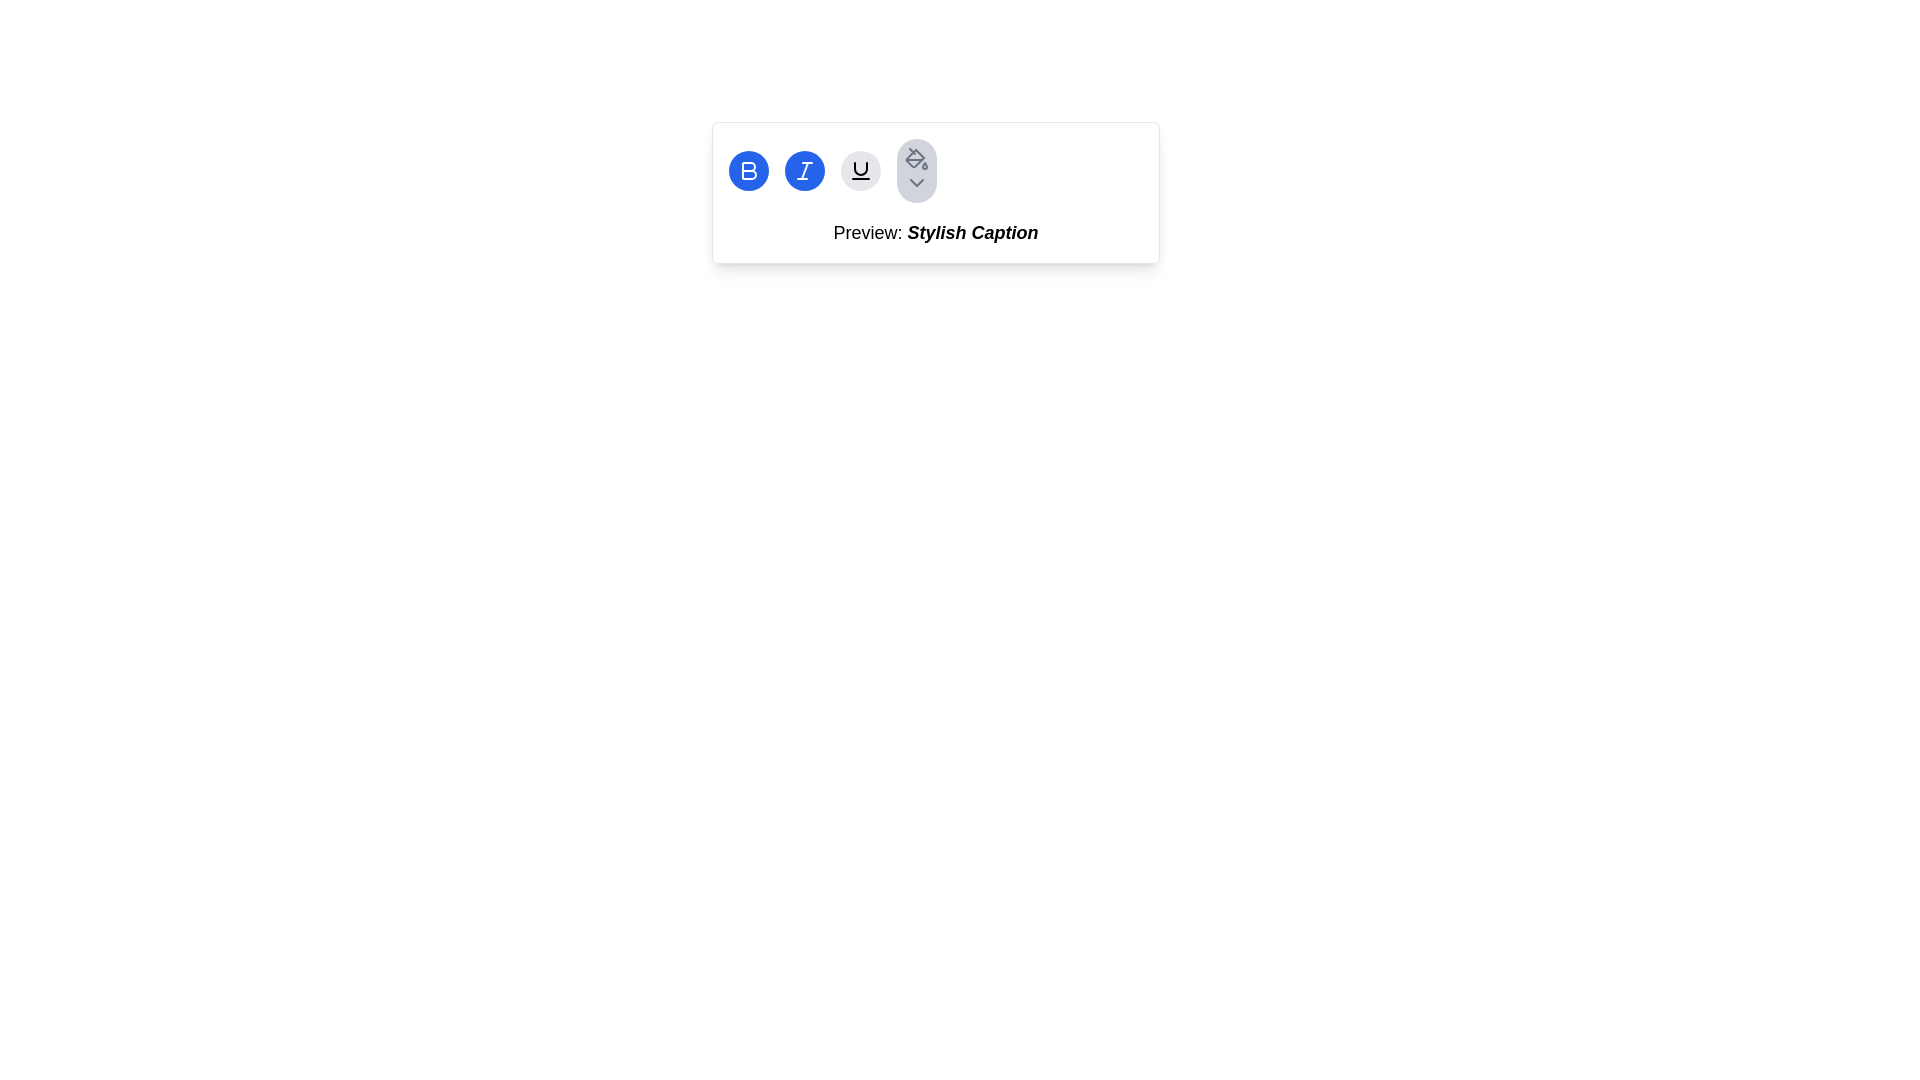 The width and height of the screenshot is (1920, 1080). Describe the element at coordinates (860, 169) in the screenshot. I see `the underline formatting button located in the horizontal toolbar, which is the third button from the left` at that location.